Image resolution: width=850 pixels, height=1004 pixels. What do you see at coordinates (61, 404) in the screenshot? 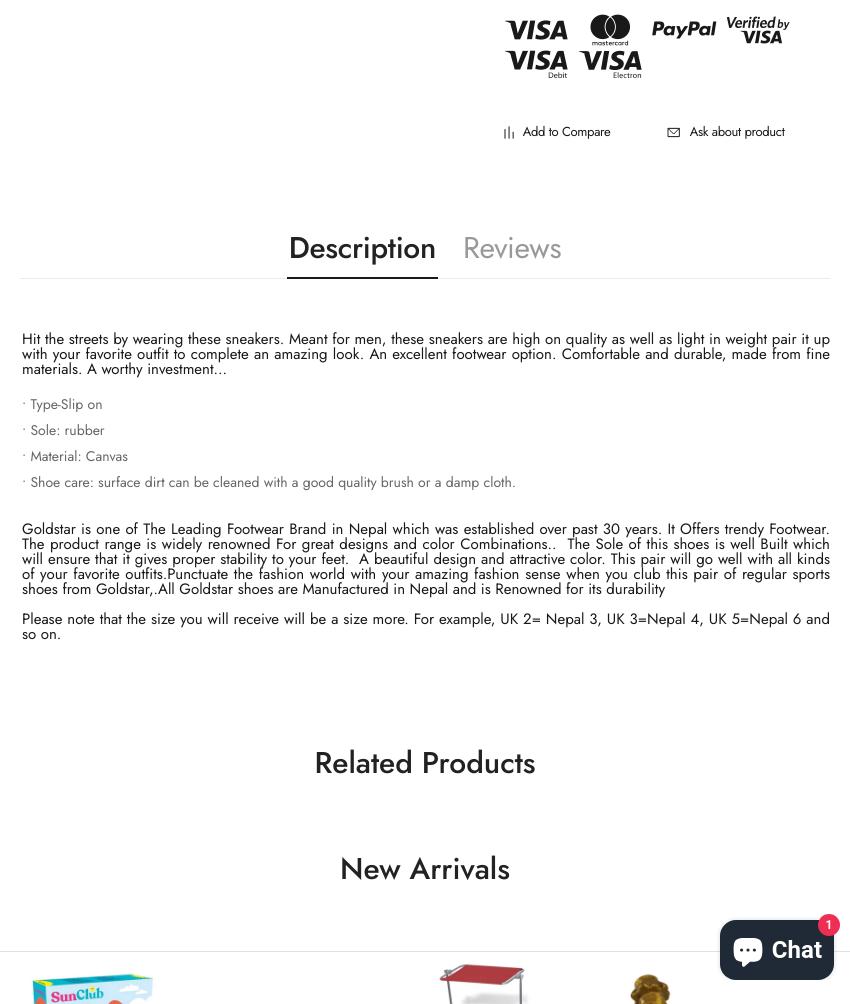
I see `'• Type-Slip on'` at bounding box center [61, 404].